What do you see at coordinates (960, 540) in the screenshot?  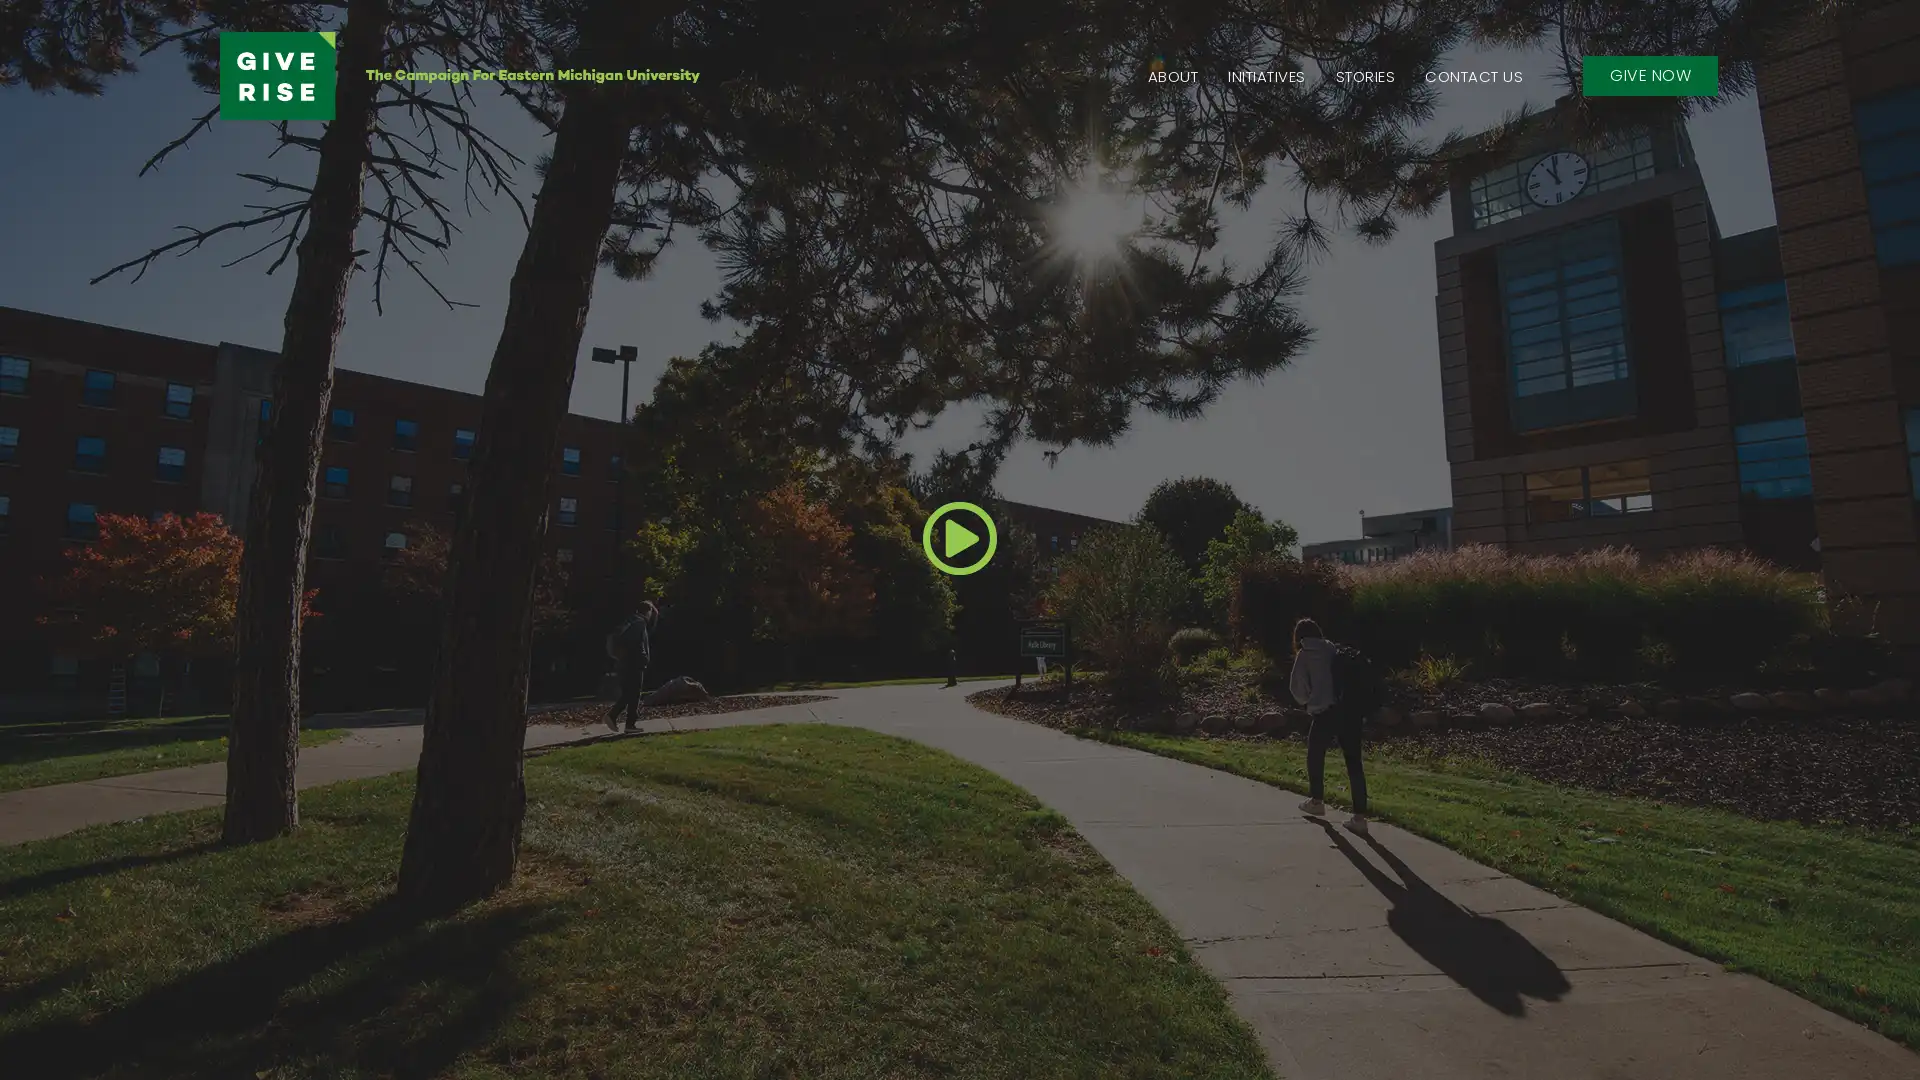 I see `Play Video` at bounding box center [960, 540].